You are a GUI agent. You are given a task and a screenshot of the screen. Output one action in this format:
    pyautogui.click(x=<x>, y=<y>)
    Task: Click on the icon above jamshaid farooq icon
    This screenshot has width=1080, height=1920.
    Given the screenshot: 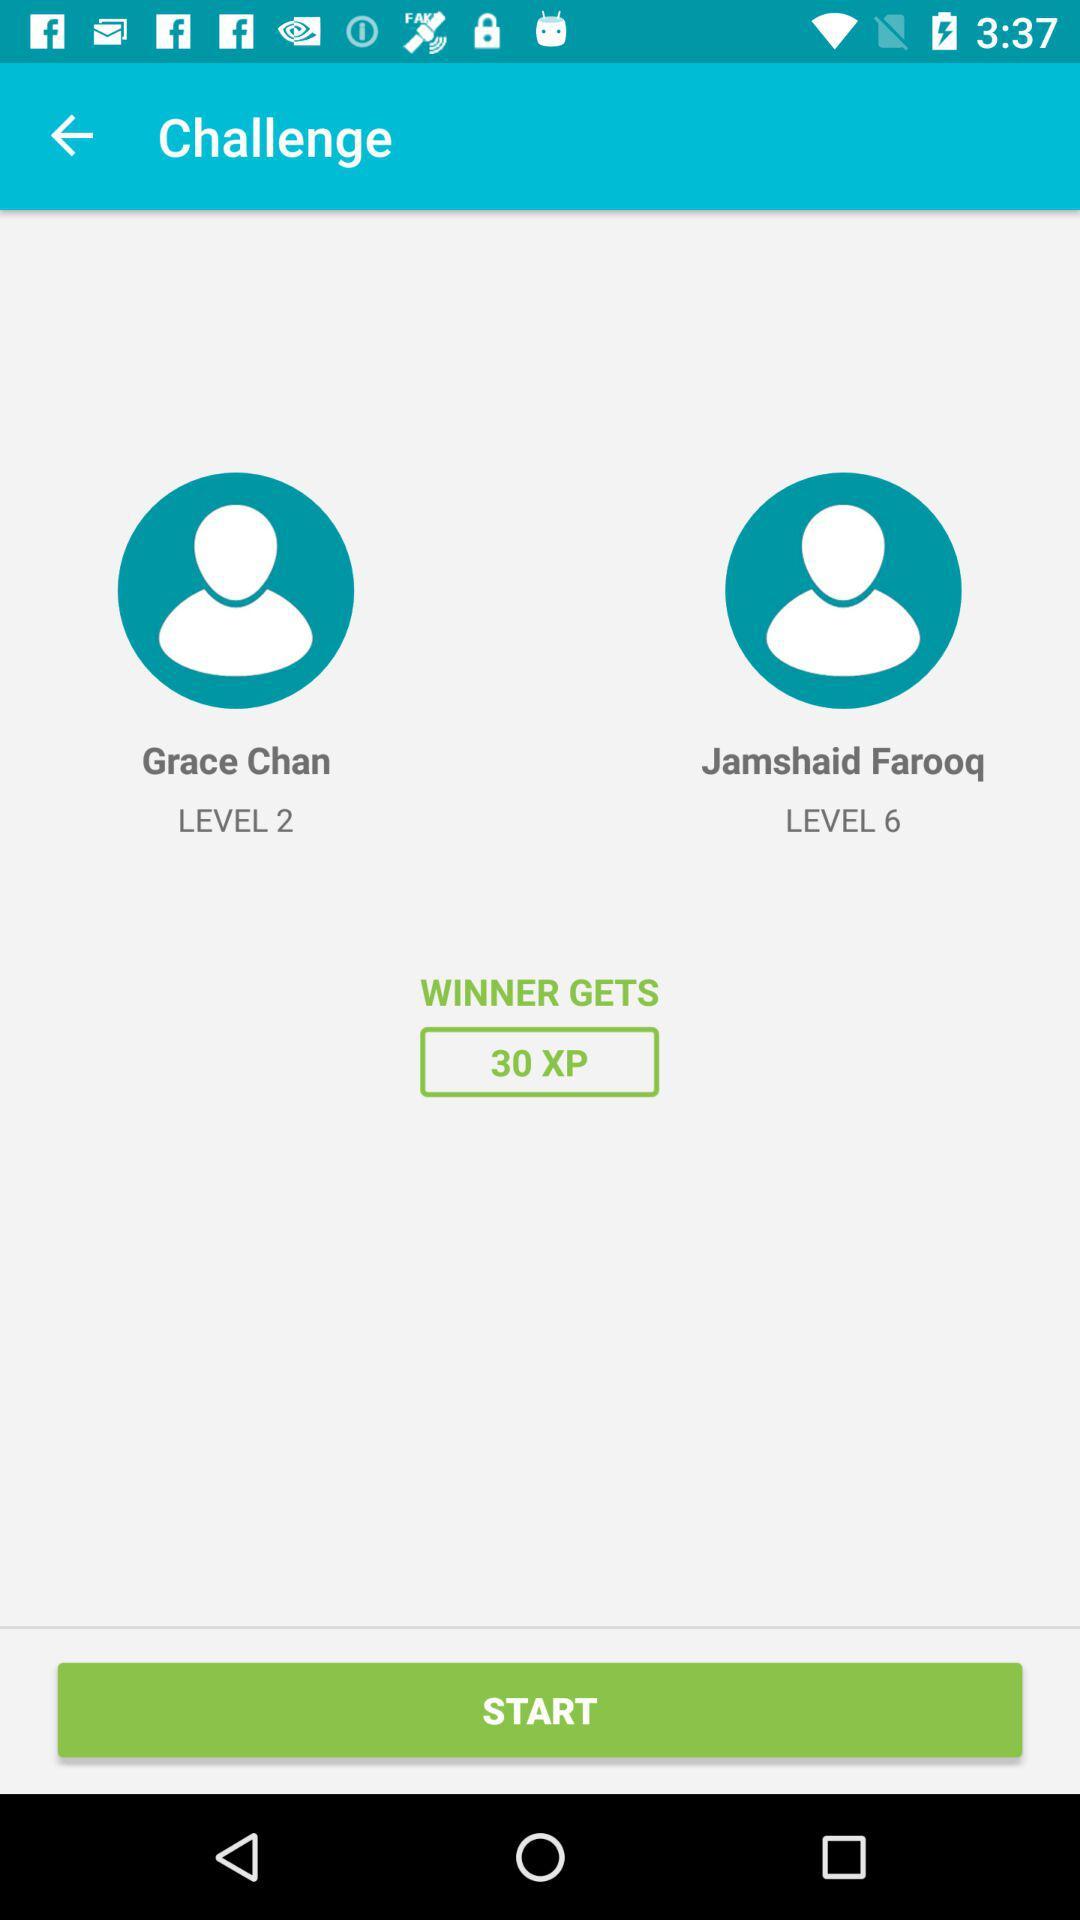 What is the action you would take?
    pyautogui.click(x=843, y=589)
    